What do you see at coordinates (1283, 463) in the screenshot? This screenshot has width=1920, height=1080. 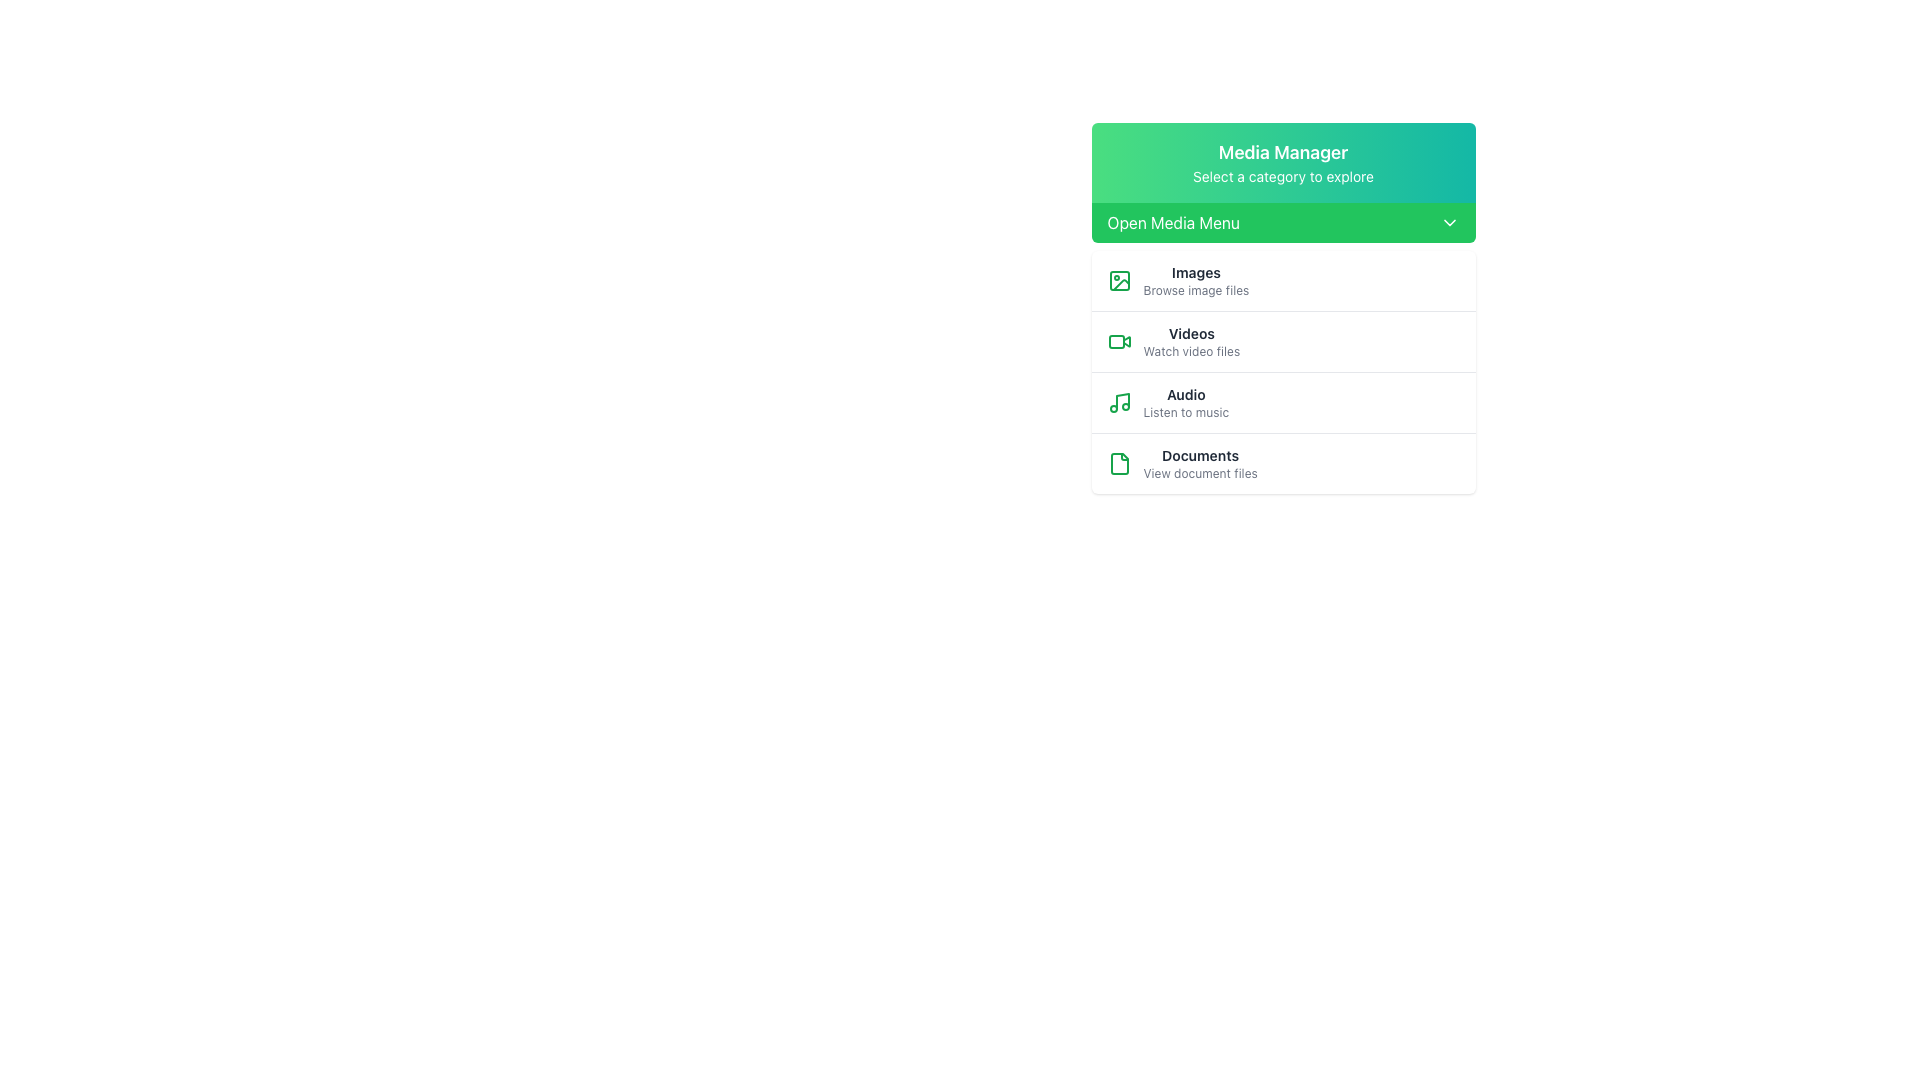 I see `the fourth entry in the vertical list titled 'Media Manager' to observe visual feedback` at bounding box center [1283, 463].